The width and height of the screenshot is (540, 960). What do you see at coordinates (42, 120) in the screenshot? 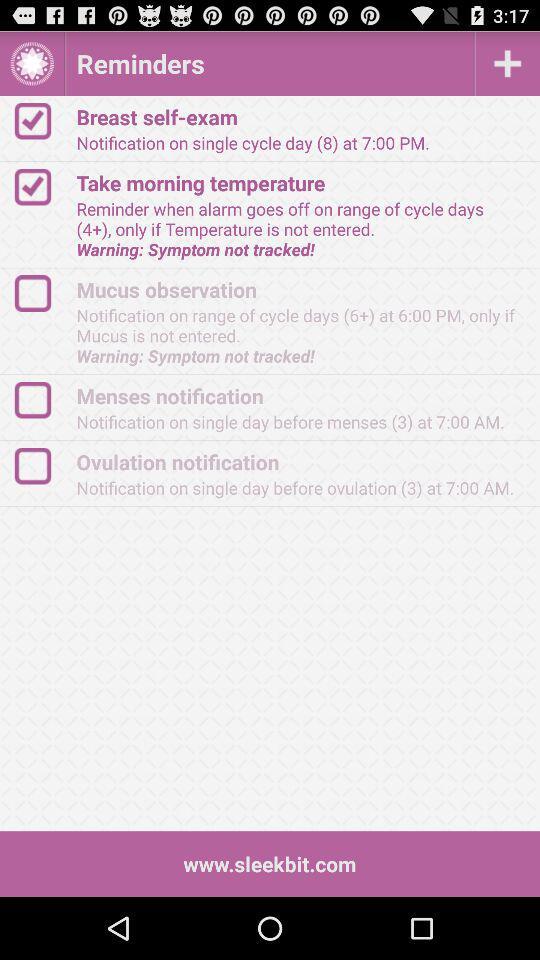
I see `tick` at bounding box center [42, 120].